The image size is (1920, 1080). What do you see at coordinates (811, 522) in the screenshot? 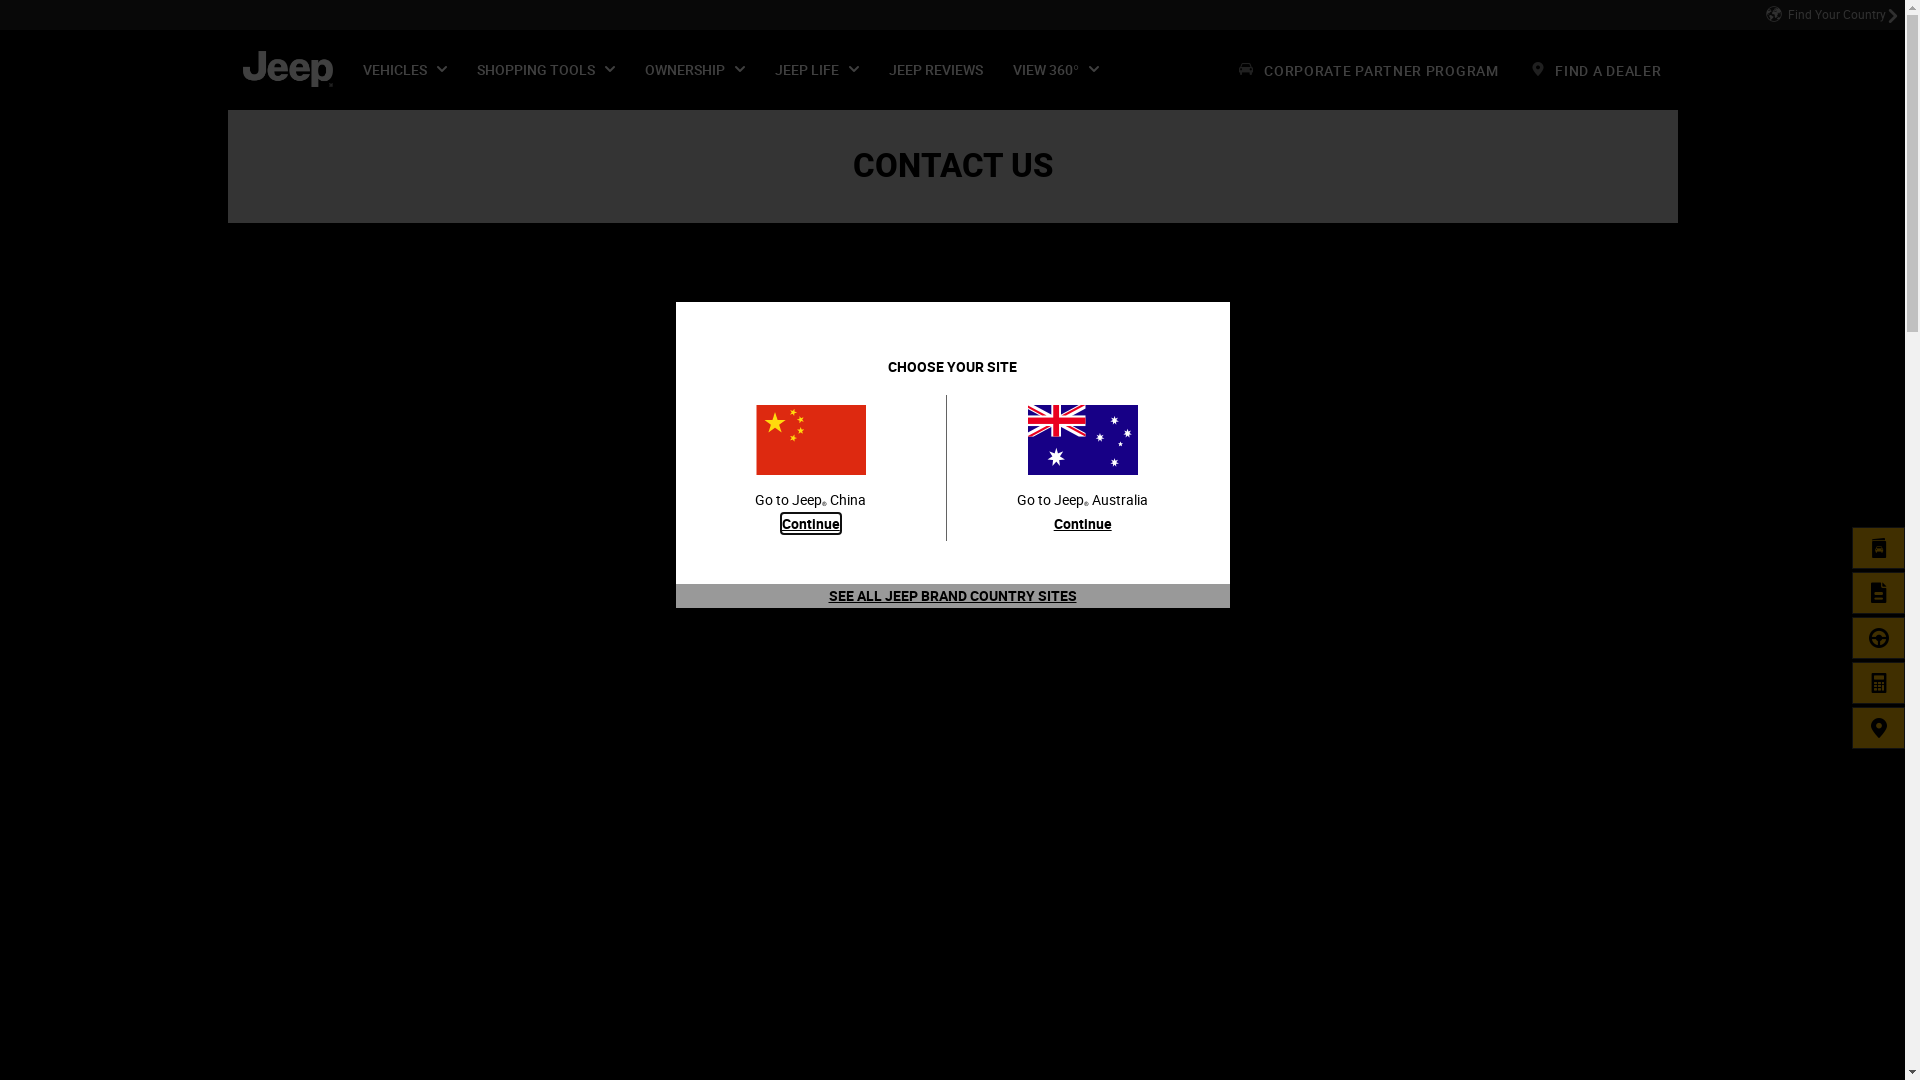
I see `'Continue'` at bounding box center [811, 522].